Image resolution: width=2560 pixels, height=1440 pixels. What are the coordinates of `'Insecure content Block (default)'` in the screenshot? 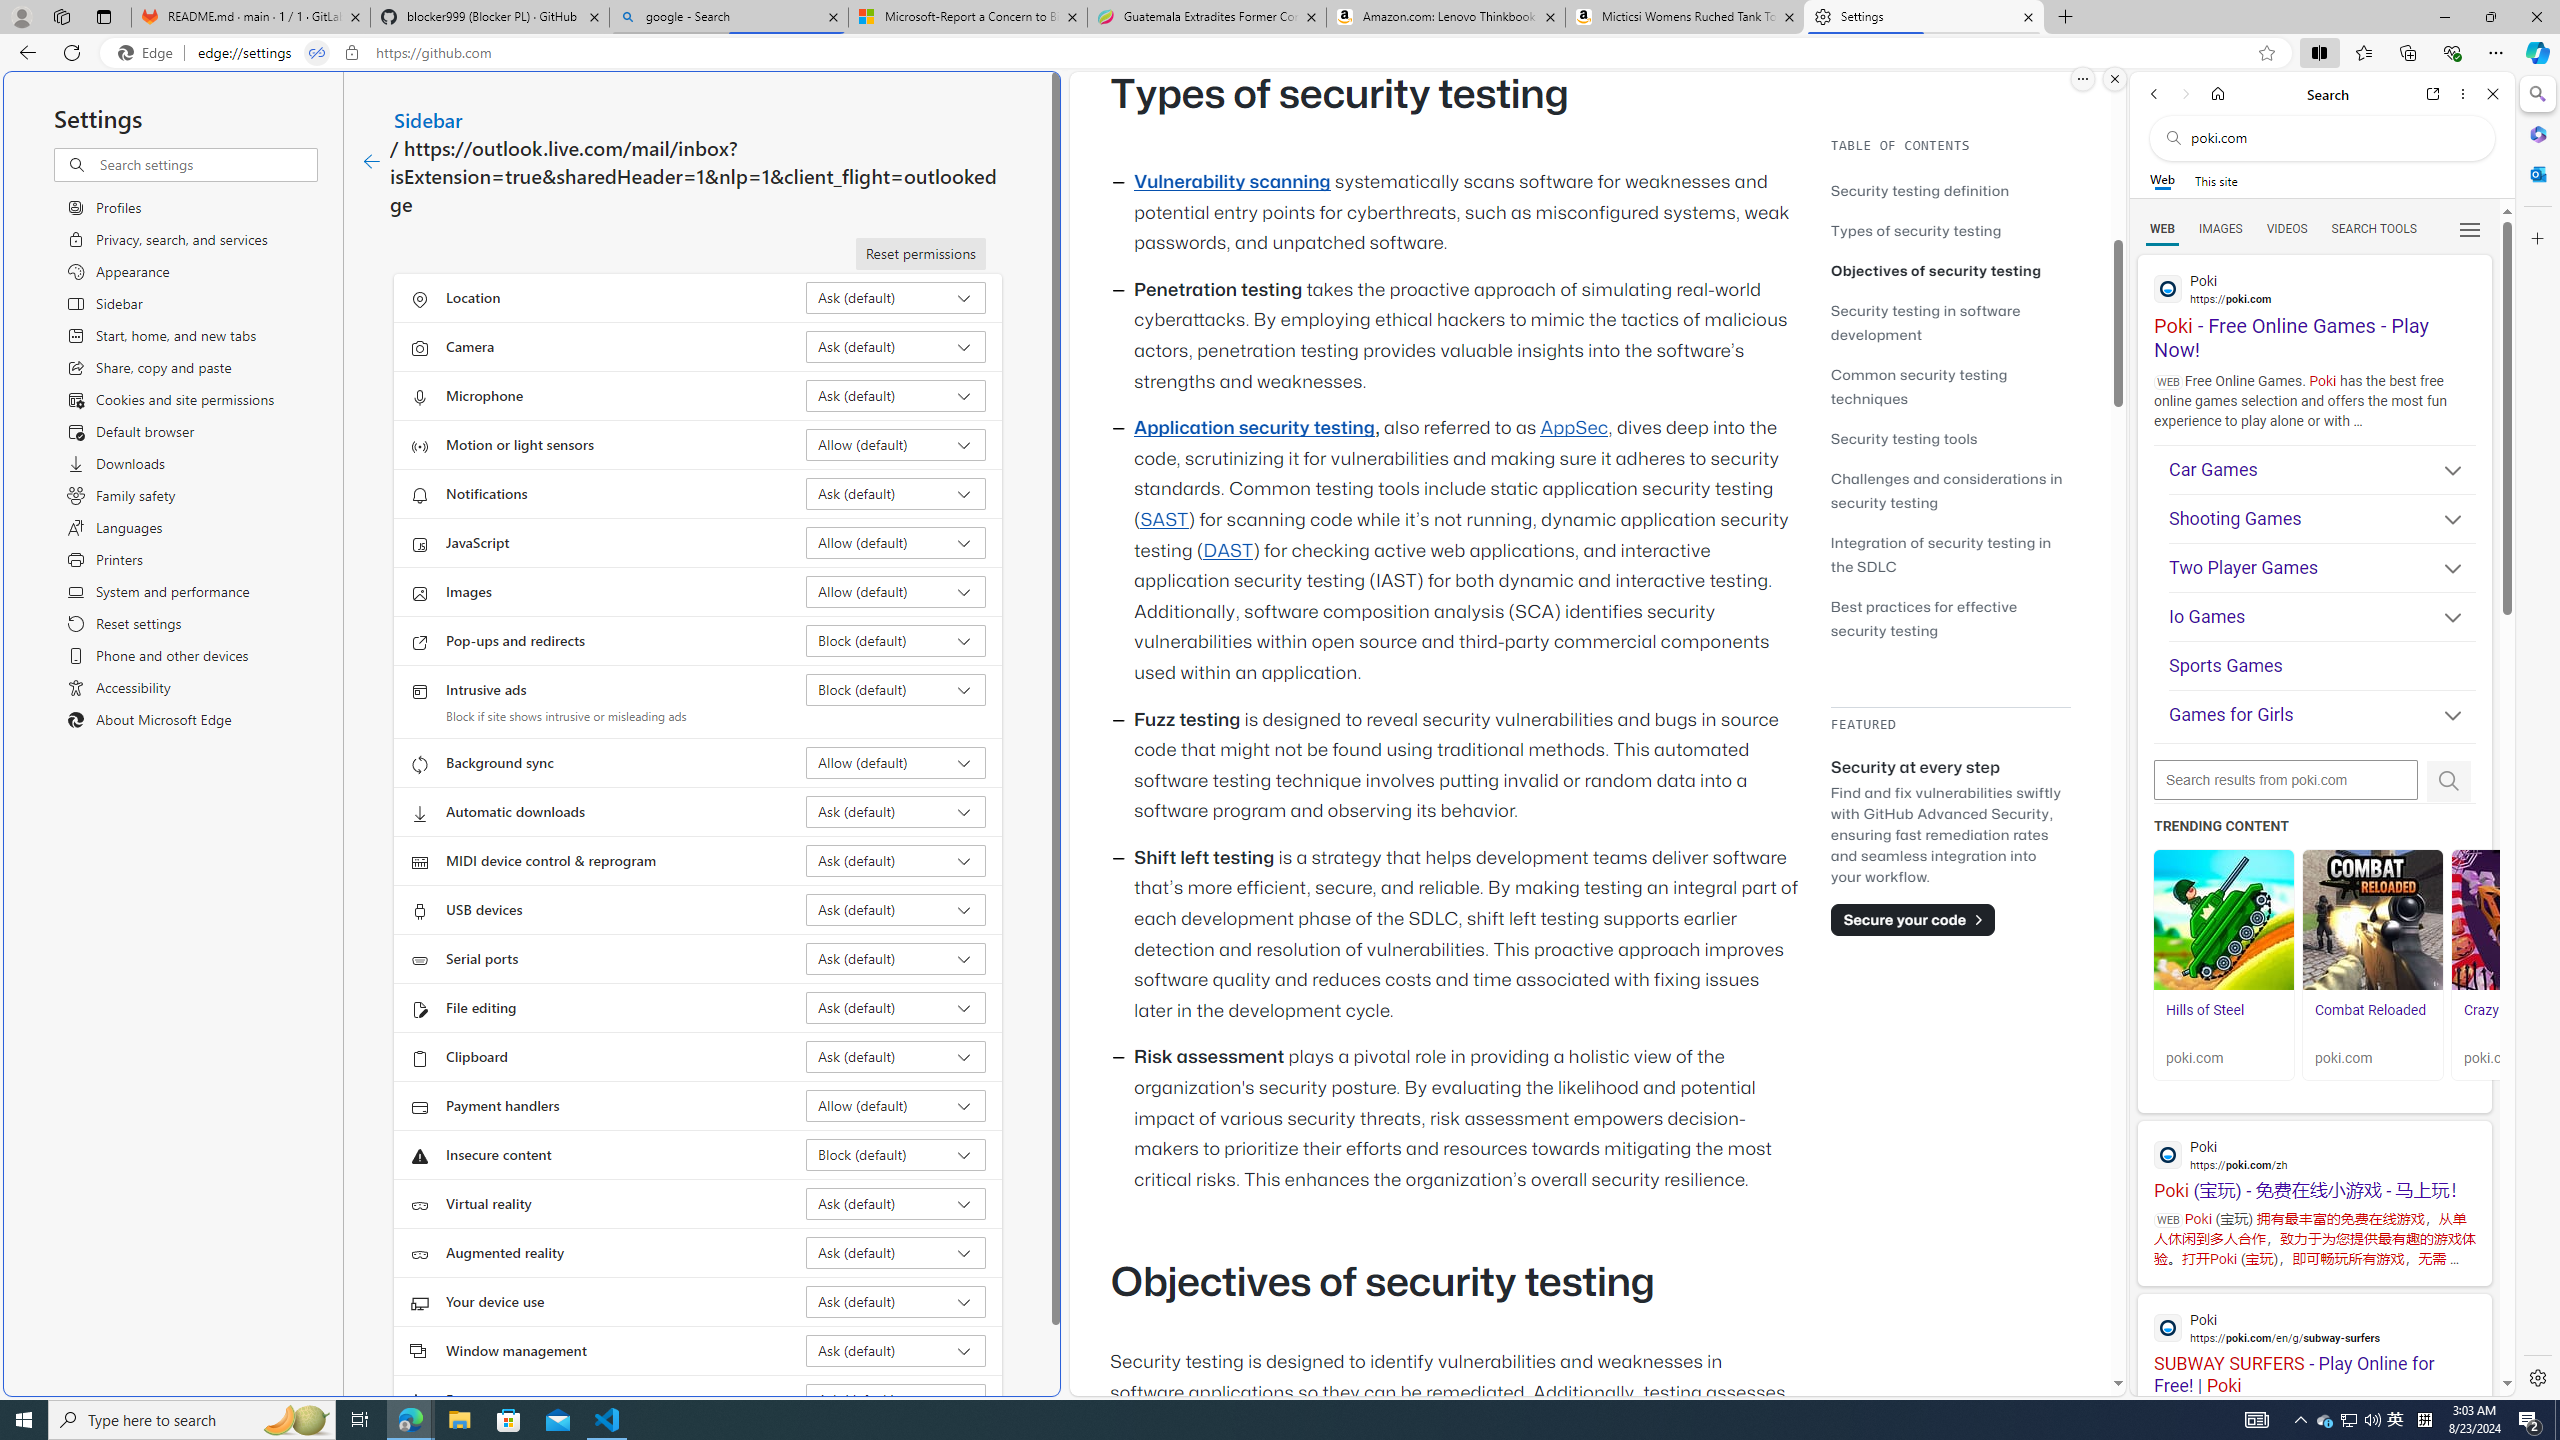 It's located at (896, 1153).